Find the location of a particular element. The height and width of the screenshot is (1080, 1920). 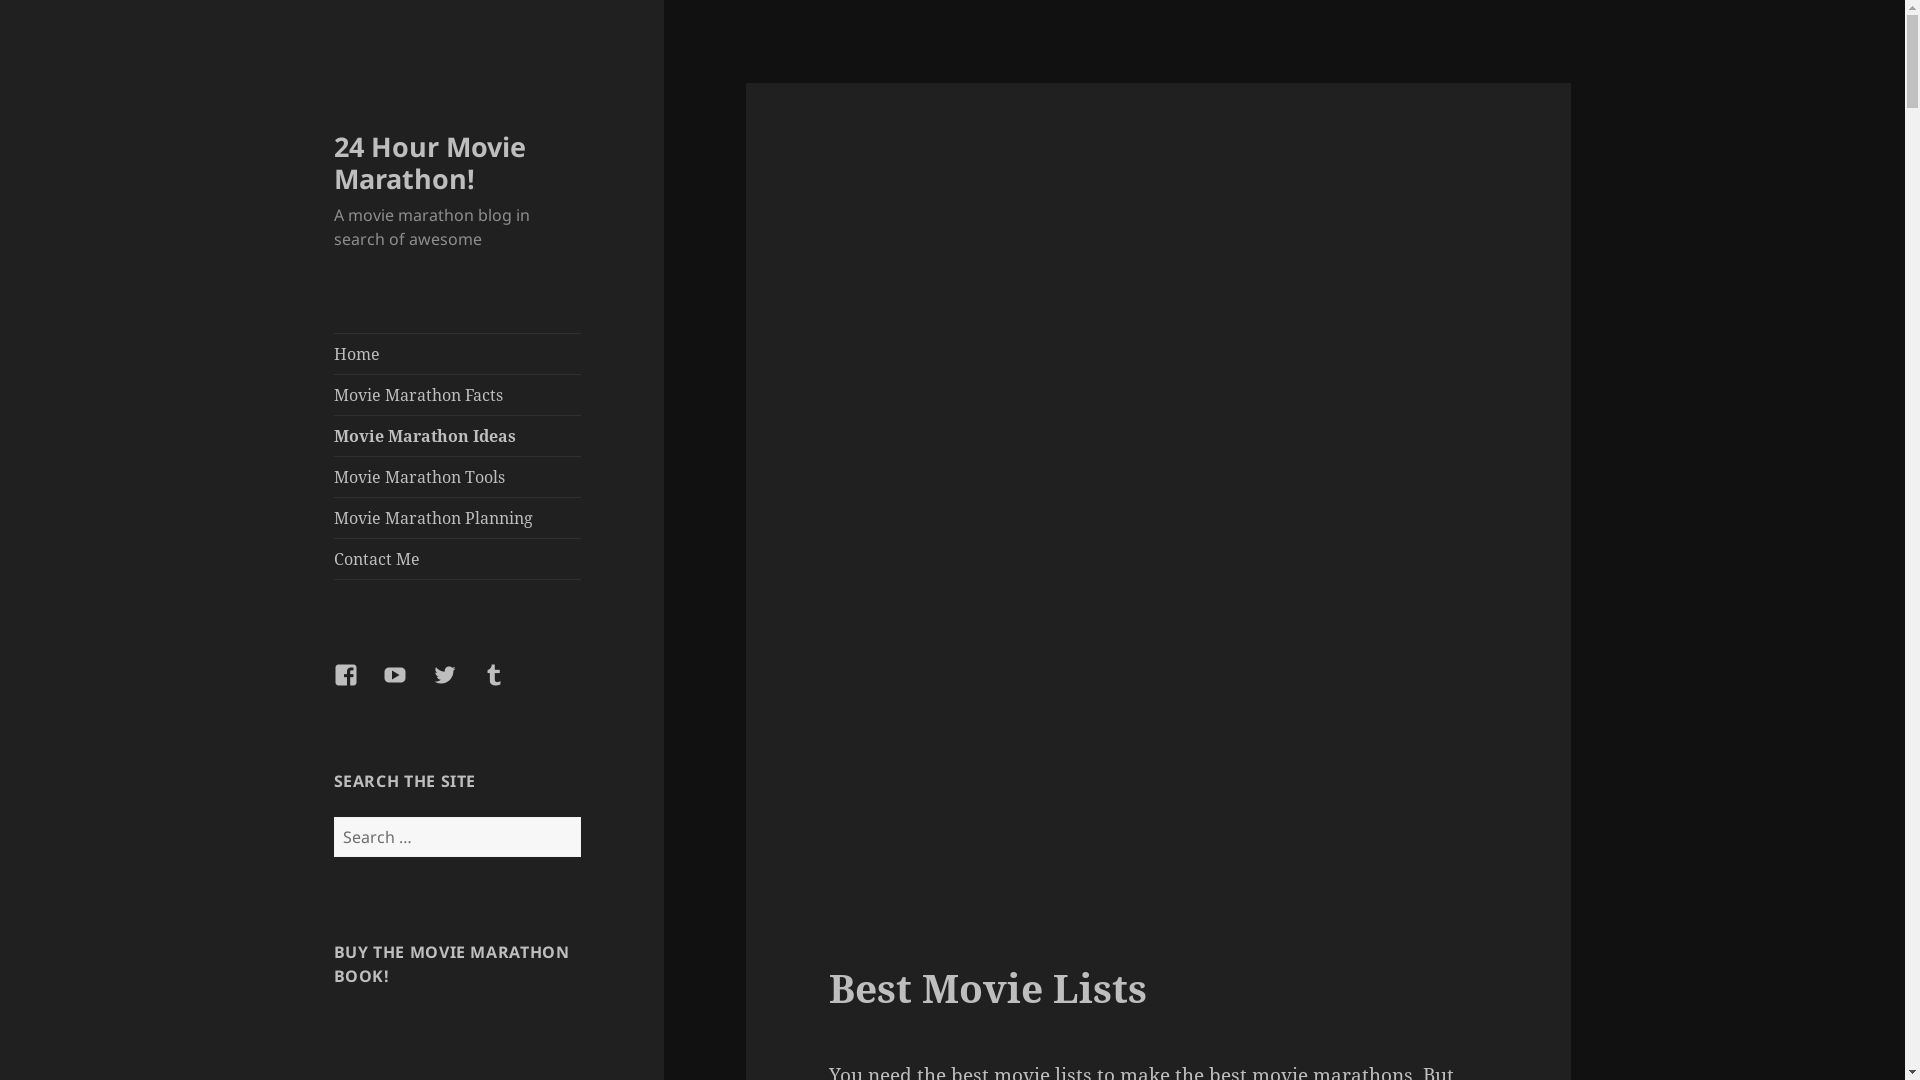

'Movie Marathon Planning' is located at coordinates (334, 516).